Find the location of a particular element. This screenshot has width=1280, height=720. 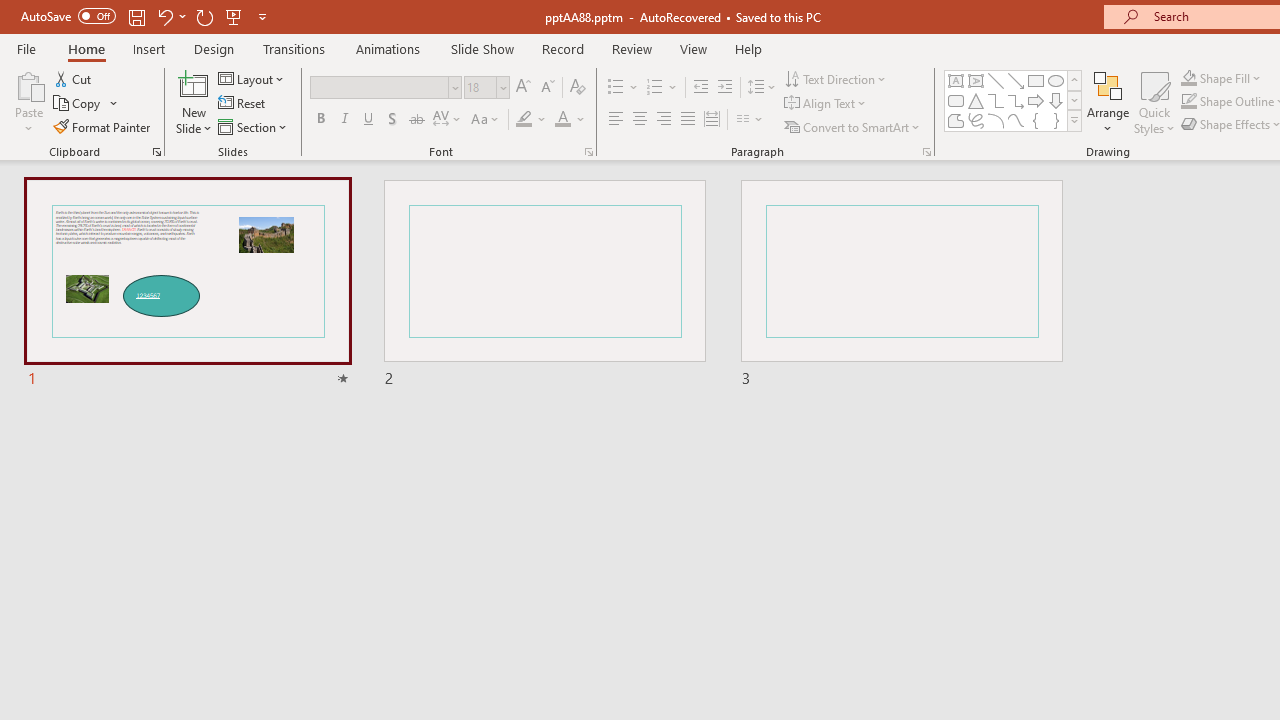

'Rectangle: Rounded Corners' is located at coordinates (955, 100).